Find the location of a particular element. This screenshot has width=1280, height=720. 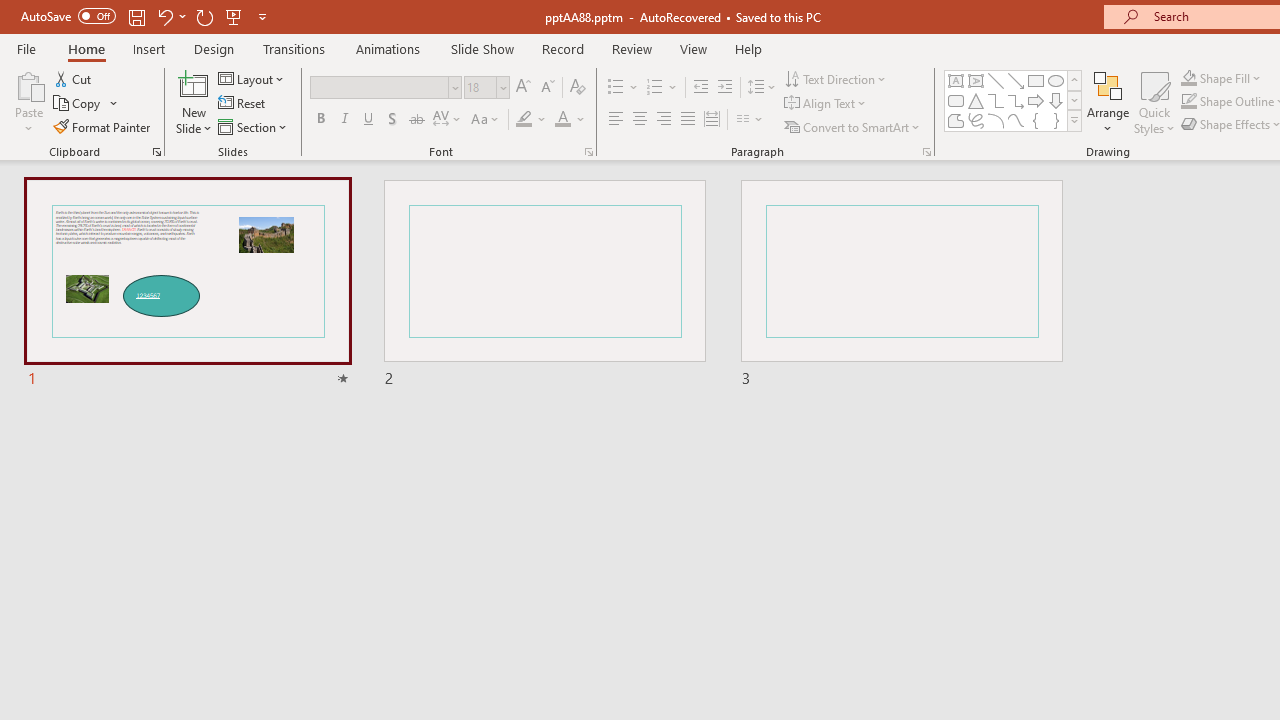

'Rectangle: Rounded Corners' is located at coordinates (955, 100).